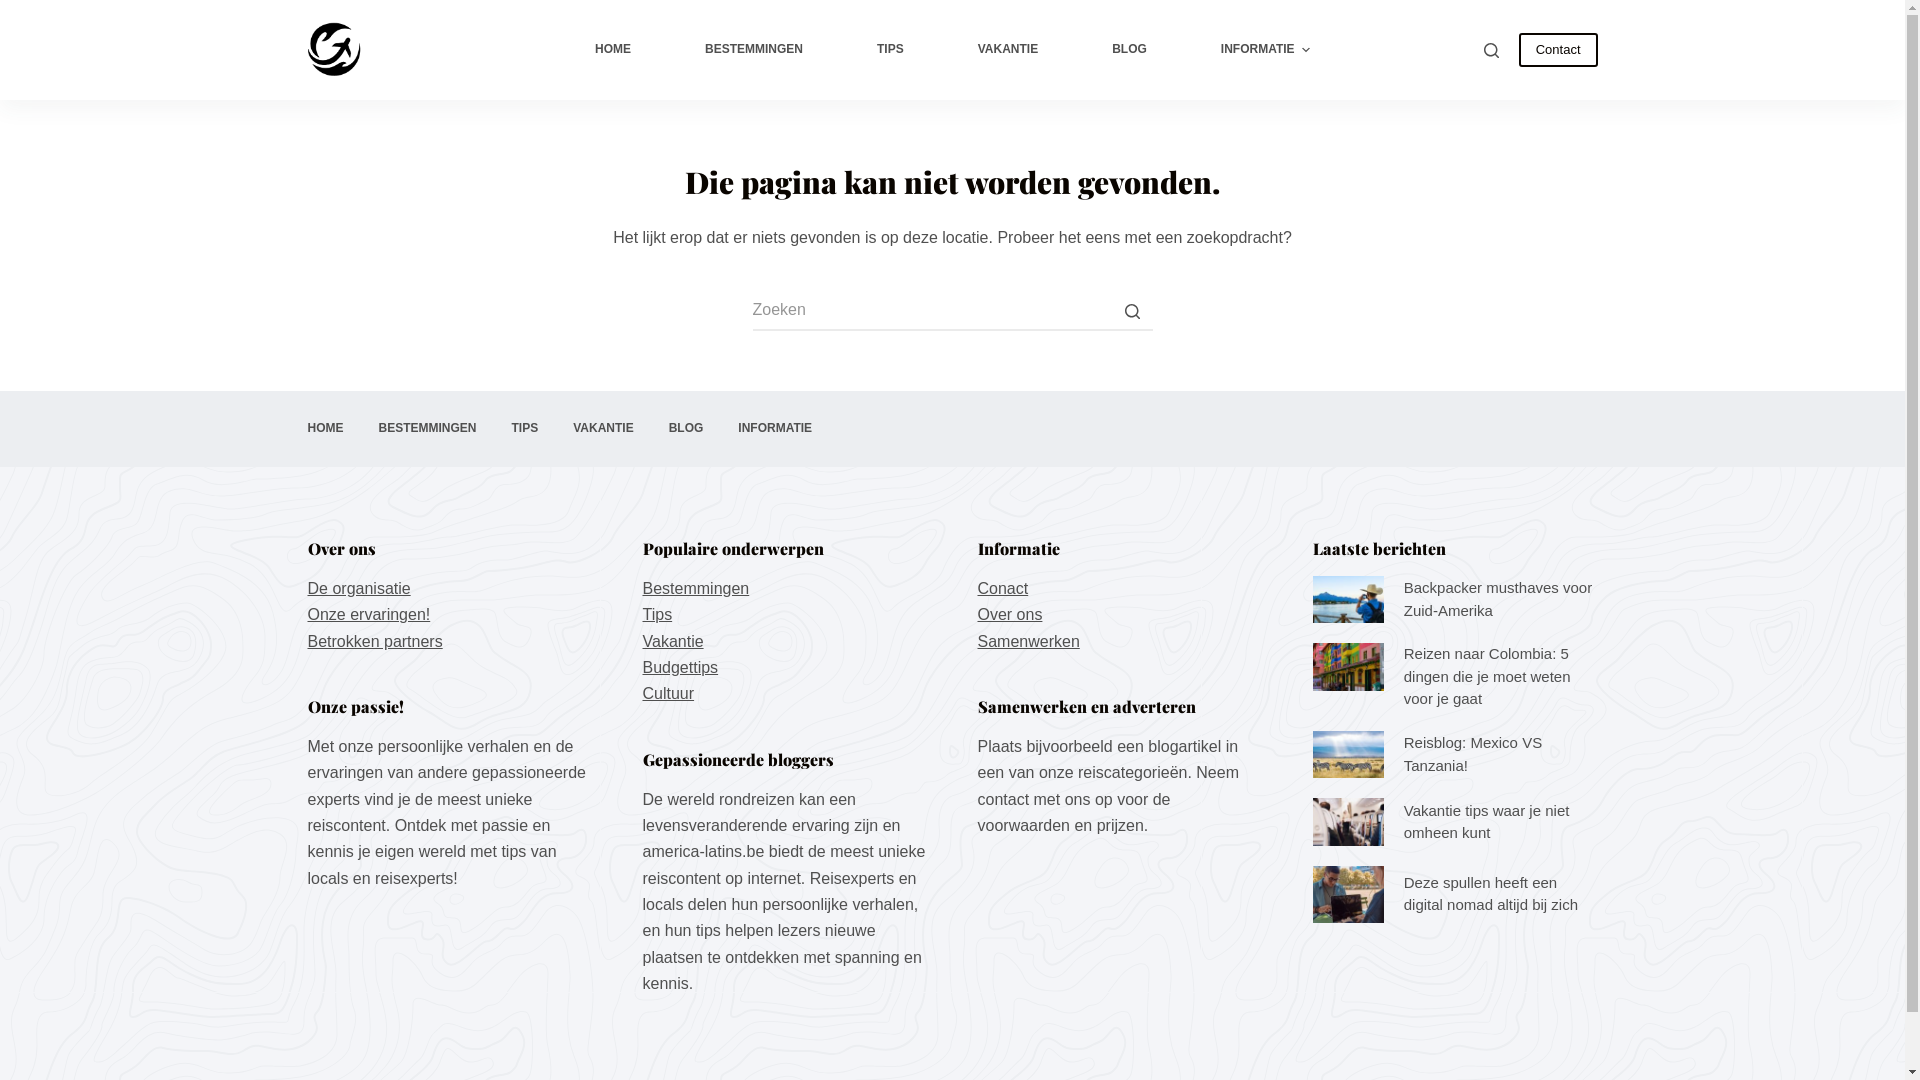  I want to click on 'Cultuur', so click(667, 692).